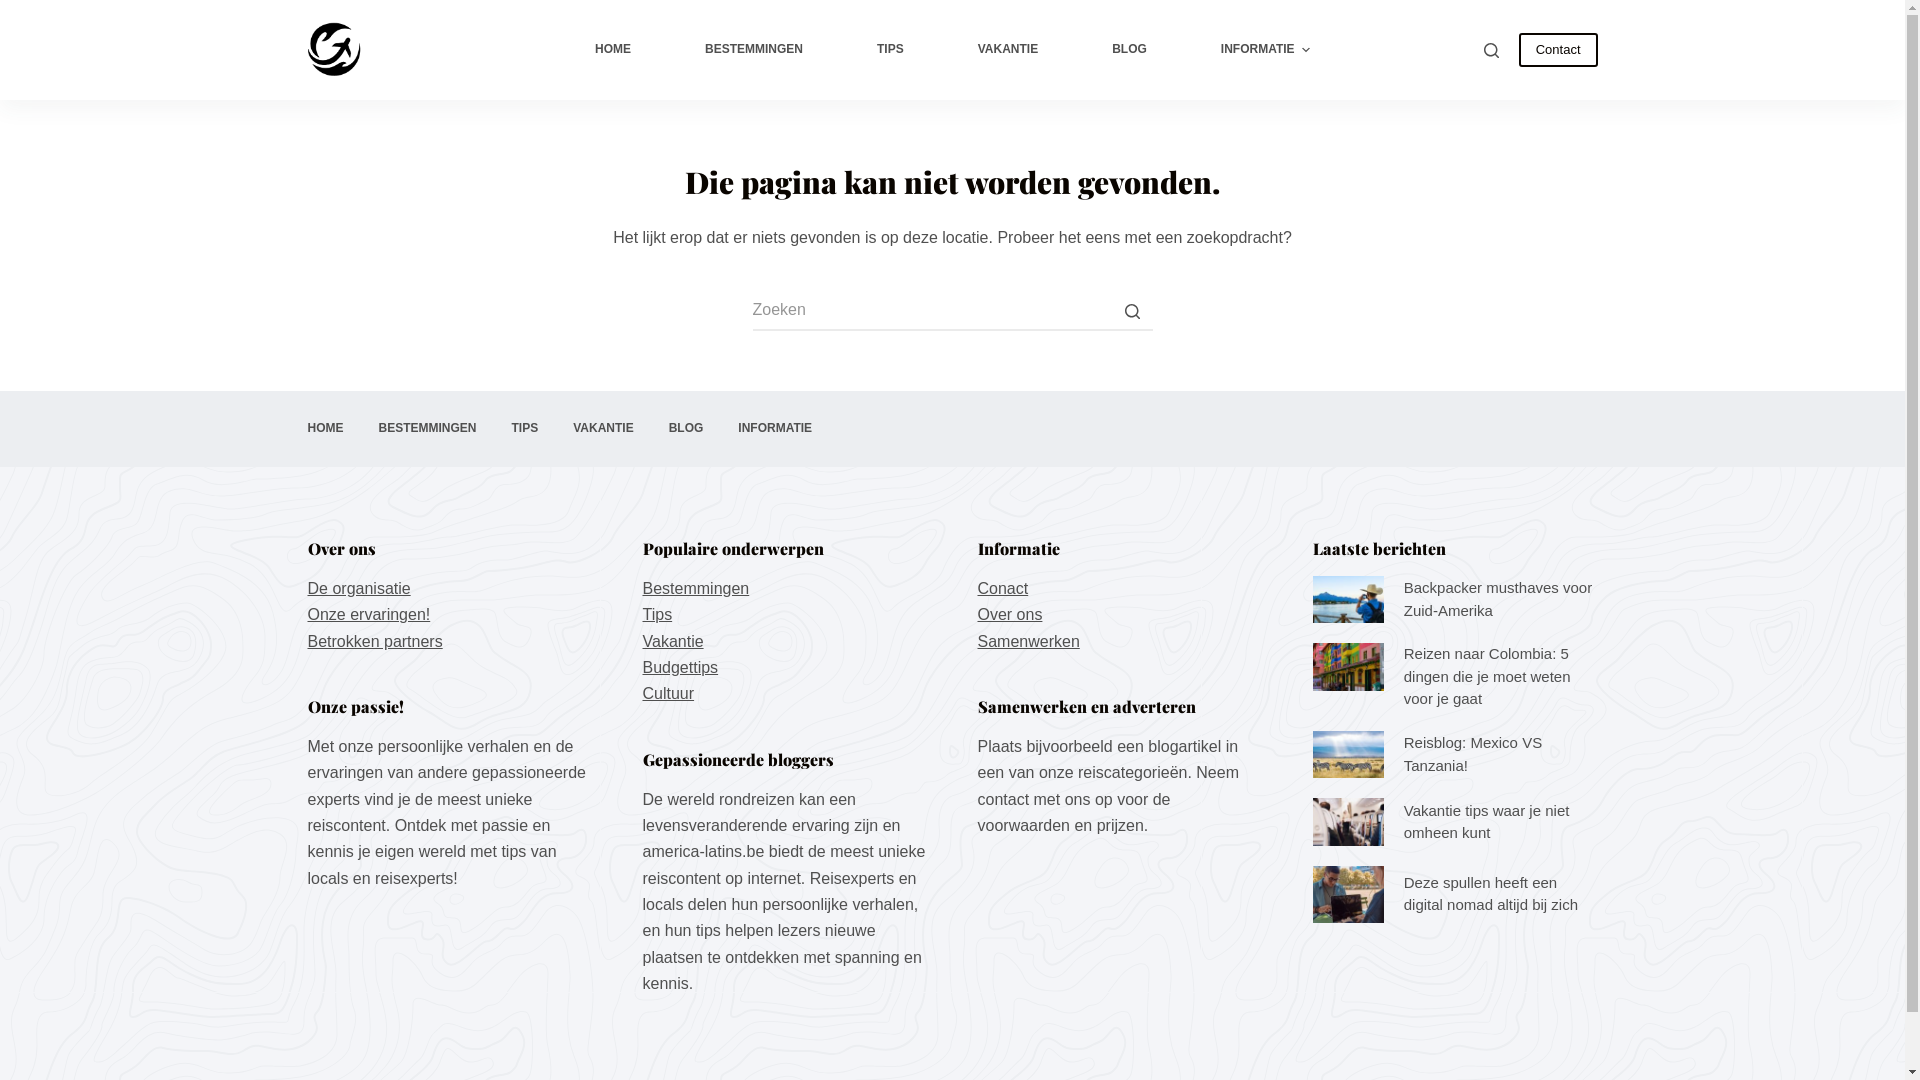  I want to click on 'Cultuur', so click(667, 692).